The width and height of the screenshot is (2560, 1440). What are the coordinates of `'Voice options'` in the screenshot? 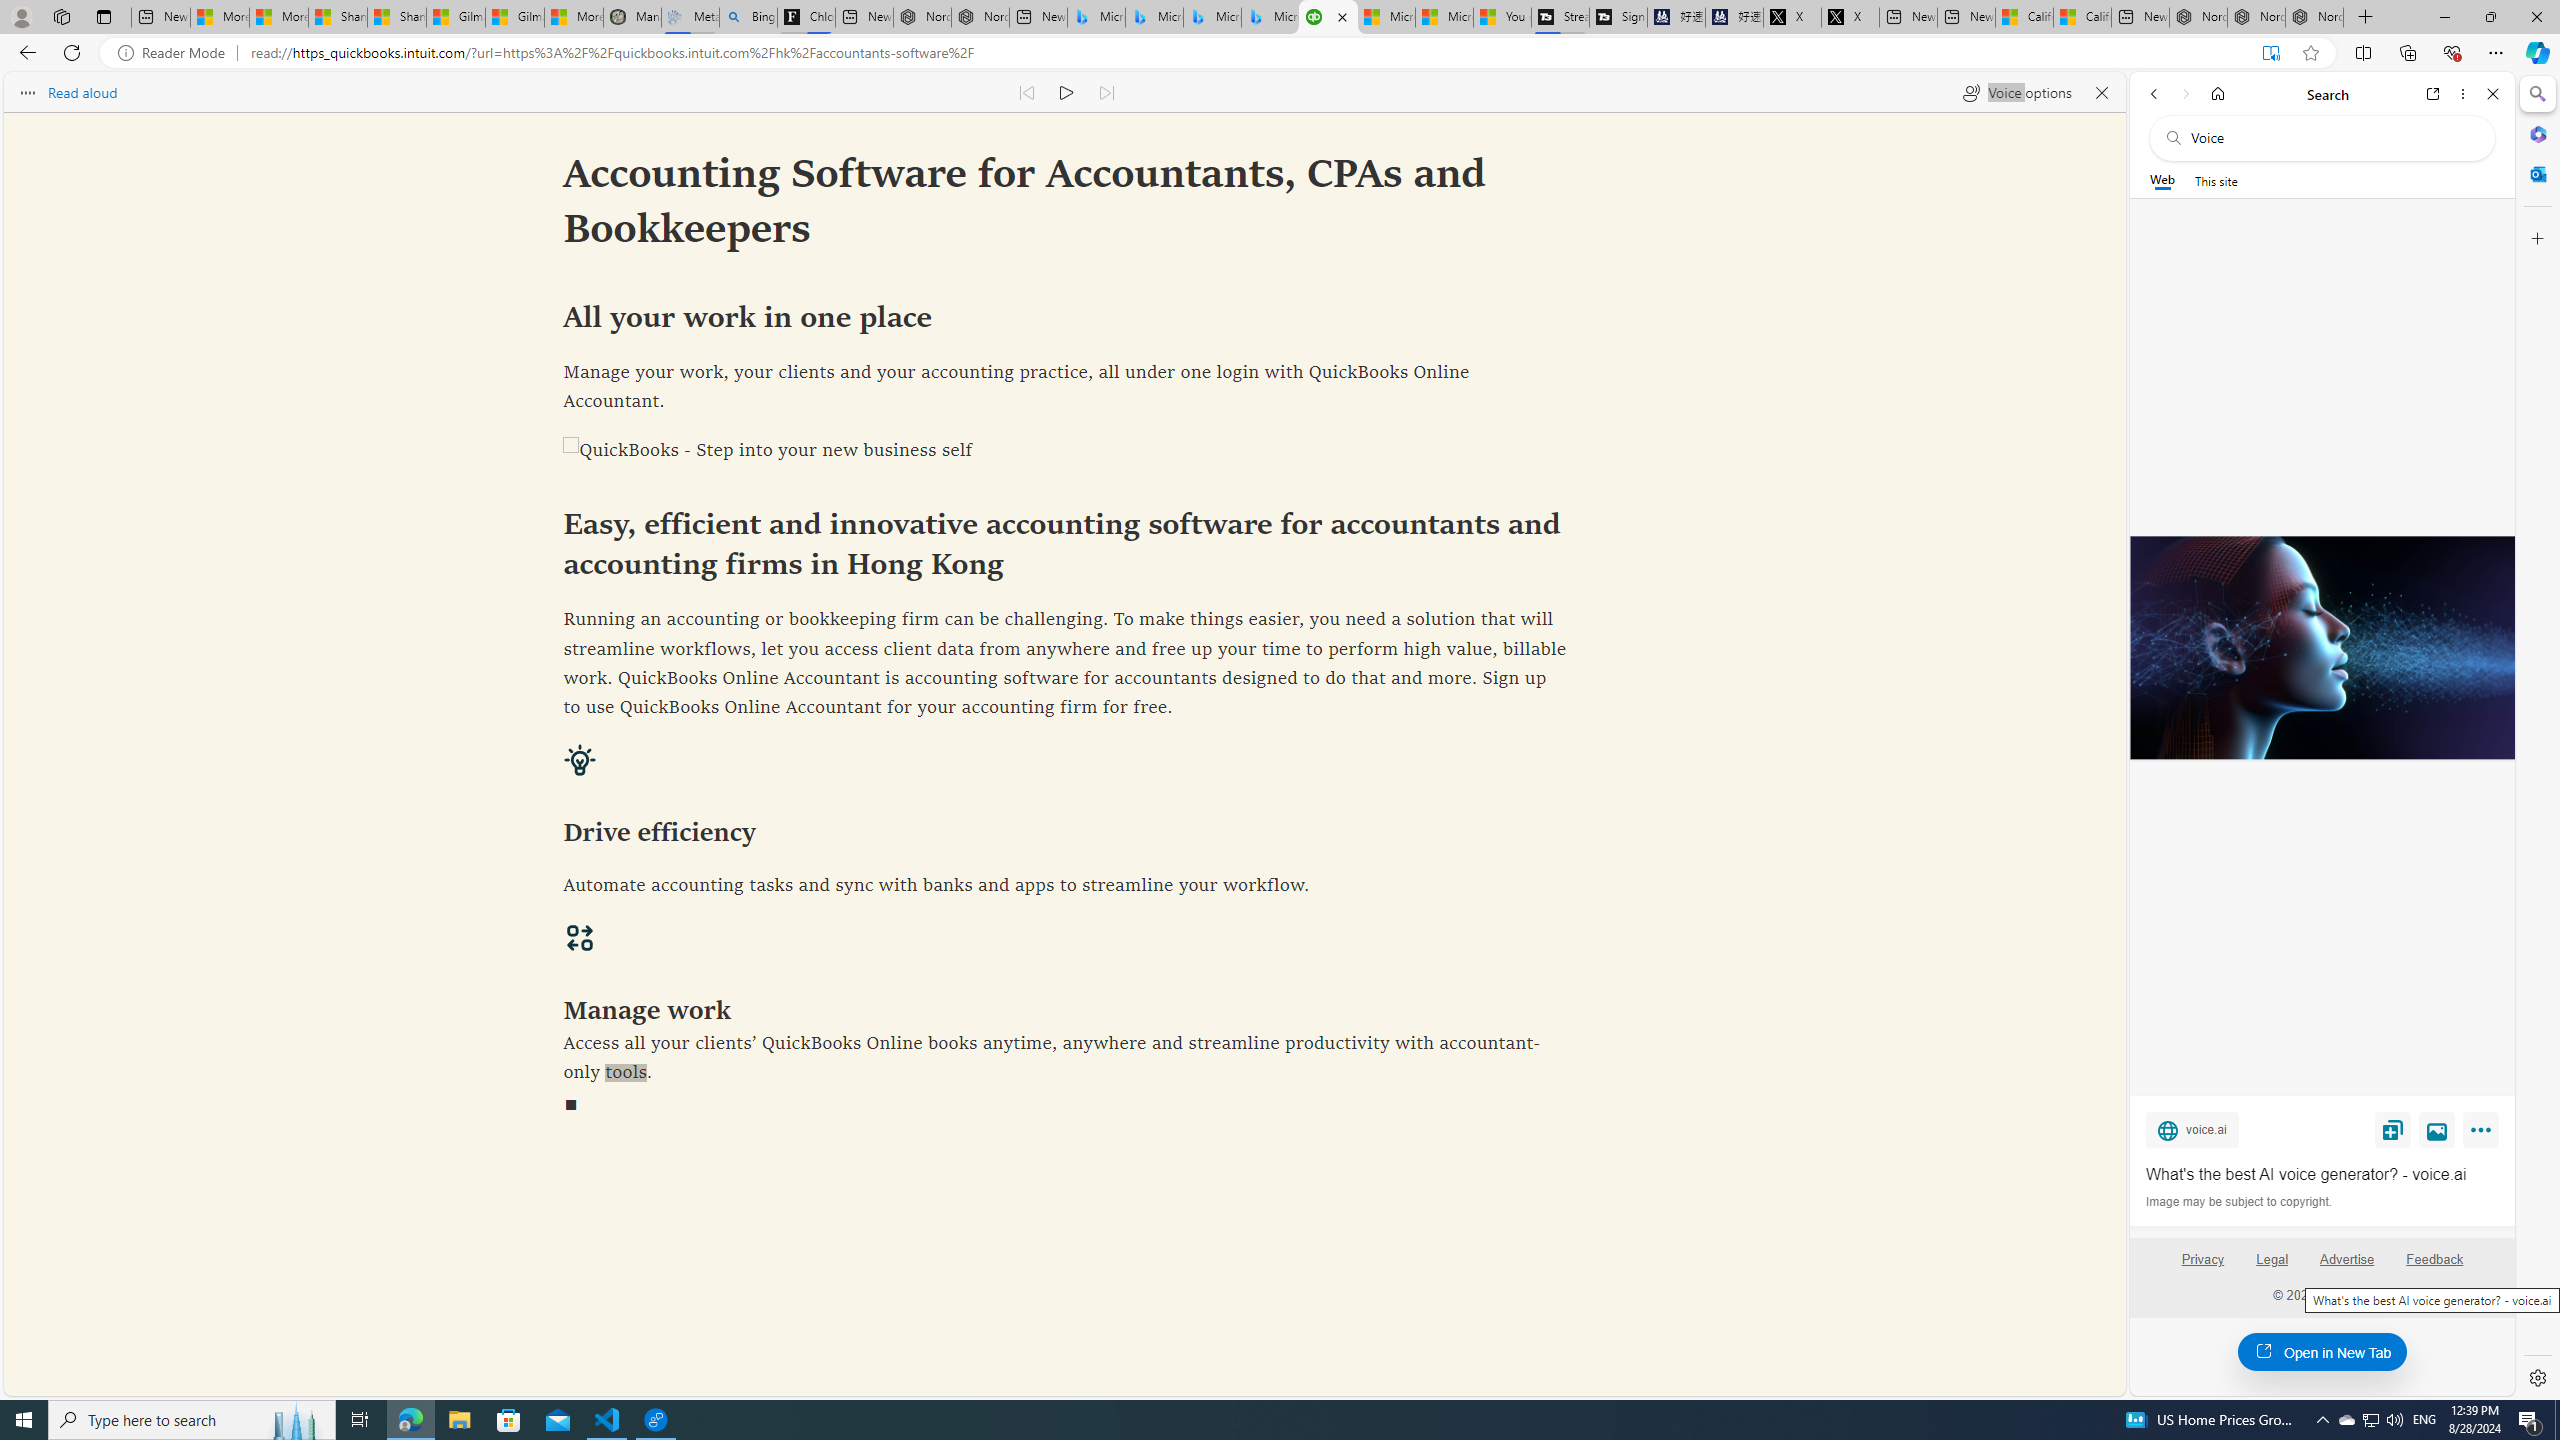 It's located at (2015, 91).